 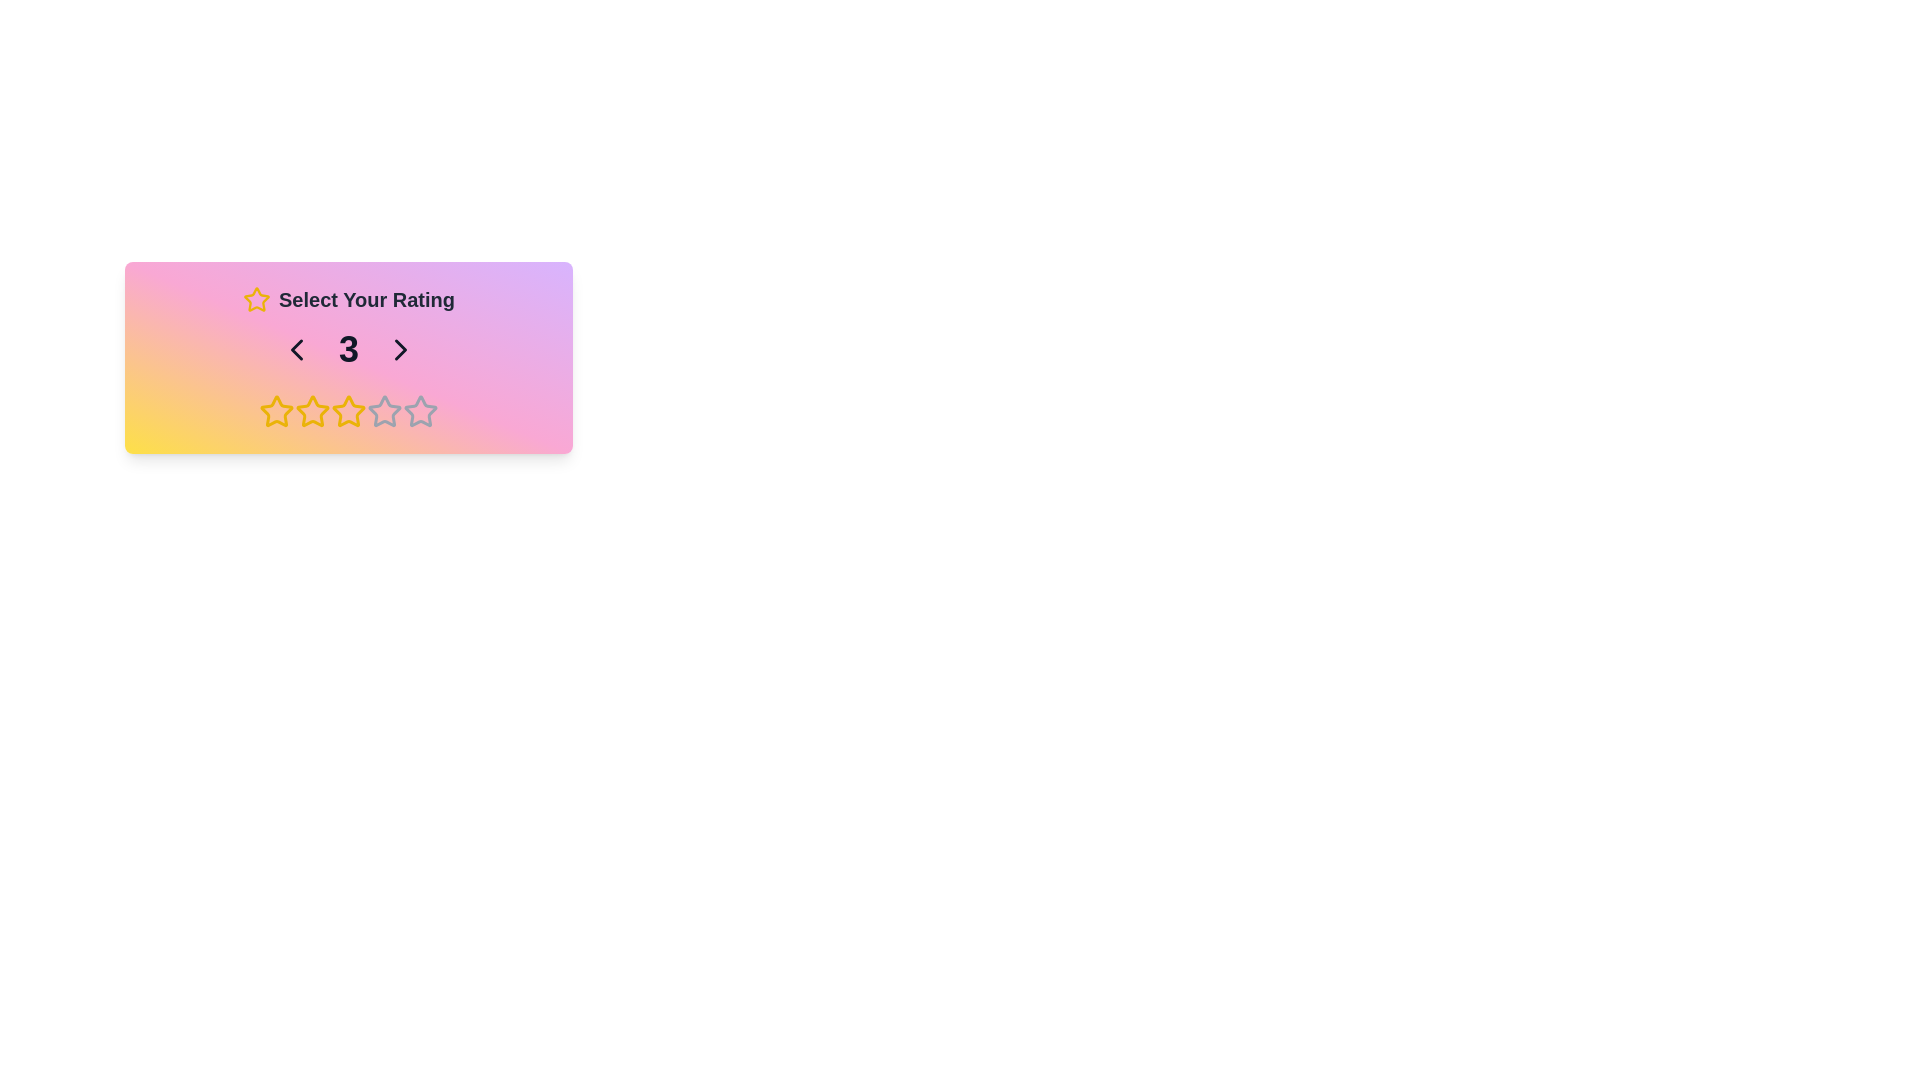 What do you see at coordinates (420, 411) in the screenshot?
I see `the fifth star-shaped icon in the rating system` at bounding box center [420, 411].